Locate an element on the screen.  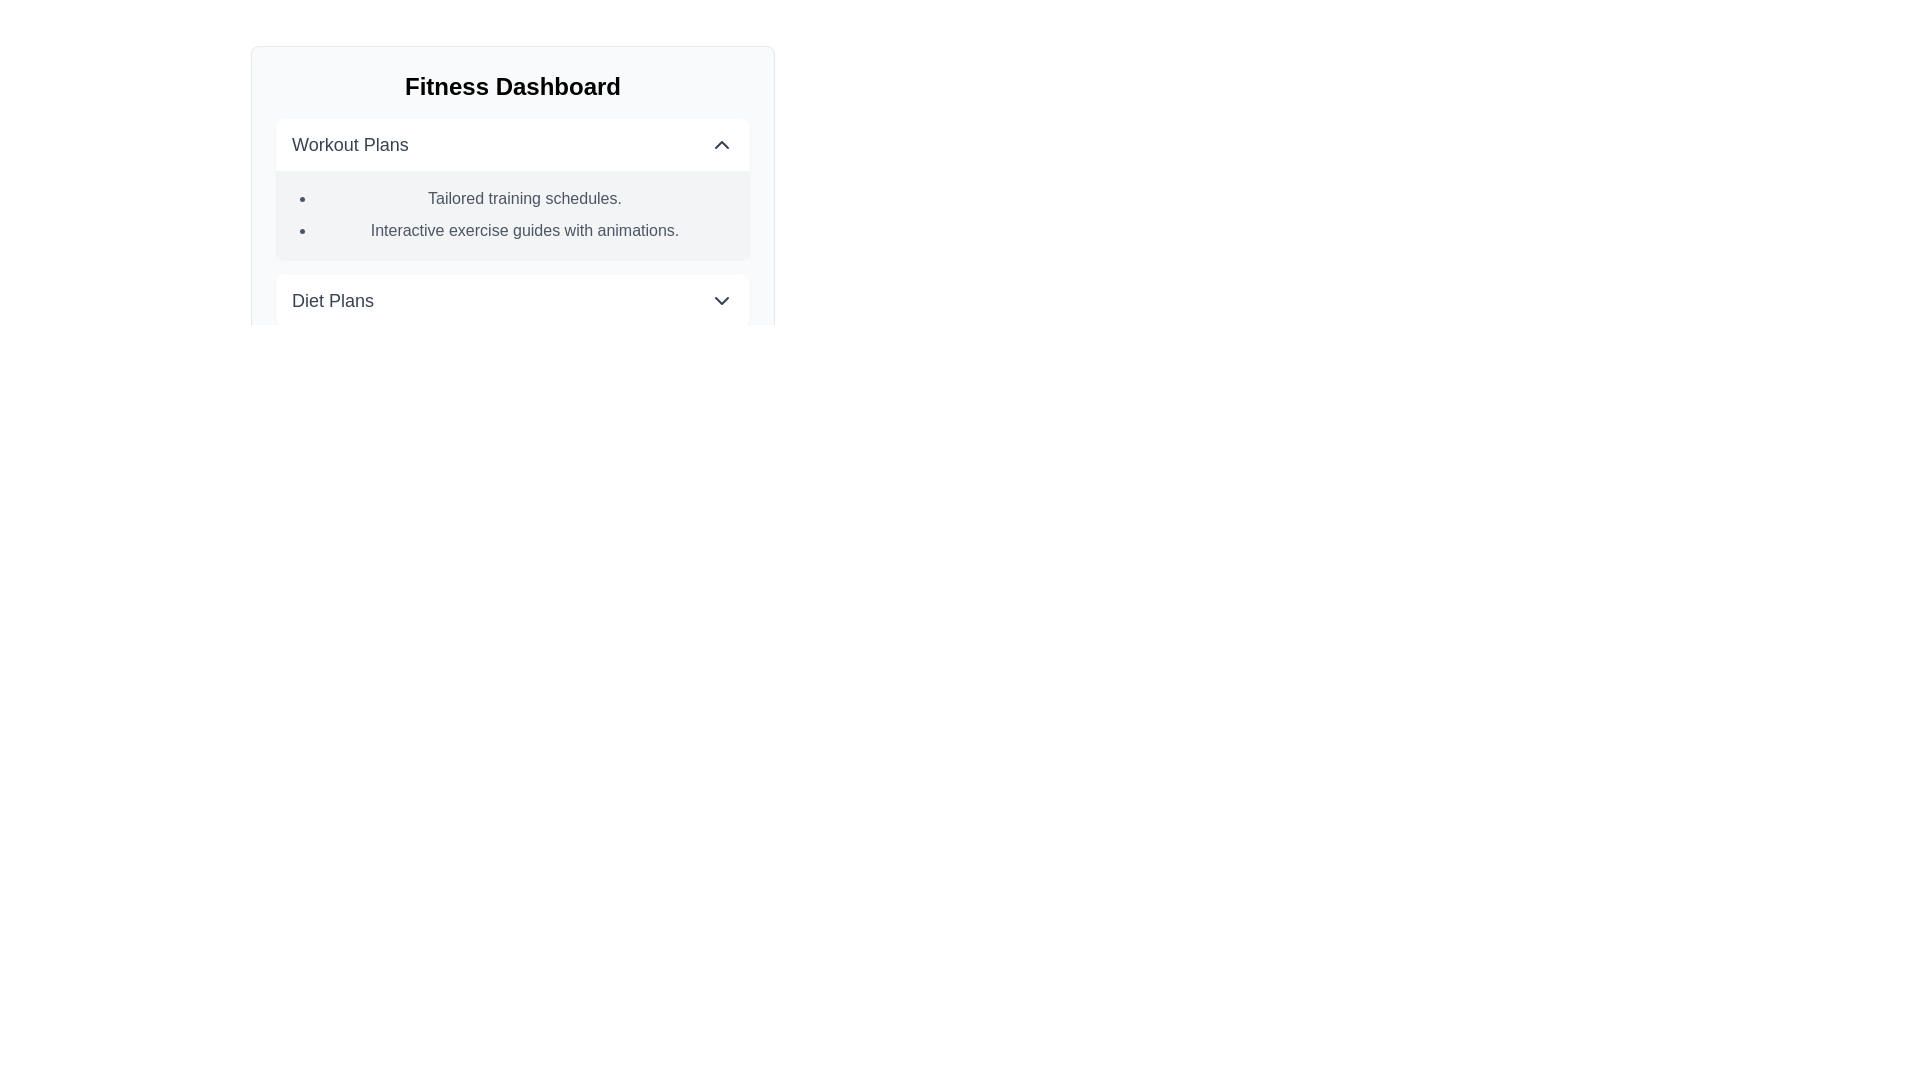
text item labeled 'Tailored training schedules.' which is the first entry under 'Workout Plans' in the bulleted list is located at coordinates (524, 199).